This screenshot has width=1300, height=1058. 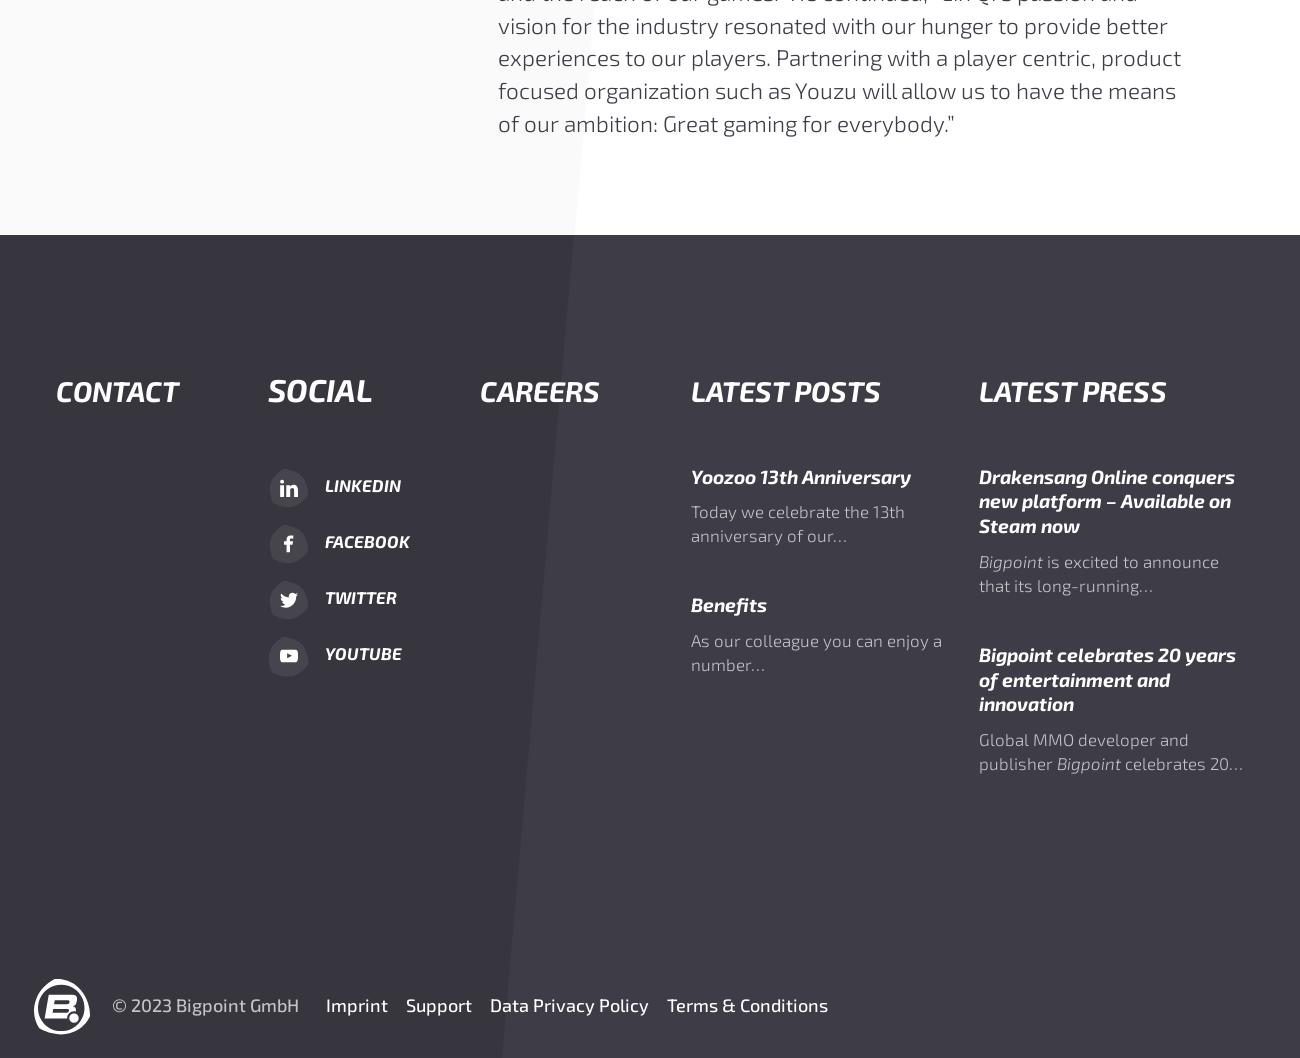 I want to click on 'Drakensang Online conquers new platform – Available on Steam now', so click(x=976, y=499).